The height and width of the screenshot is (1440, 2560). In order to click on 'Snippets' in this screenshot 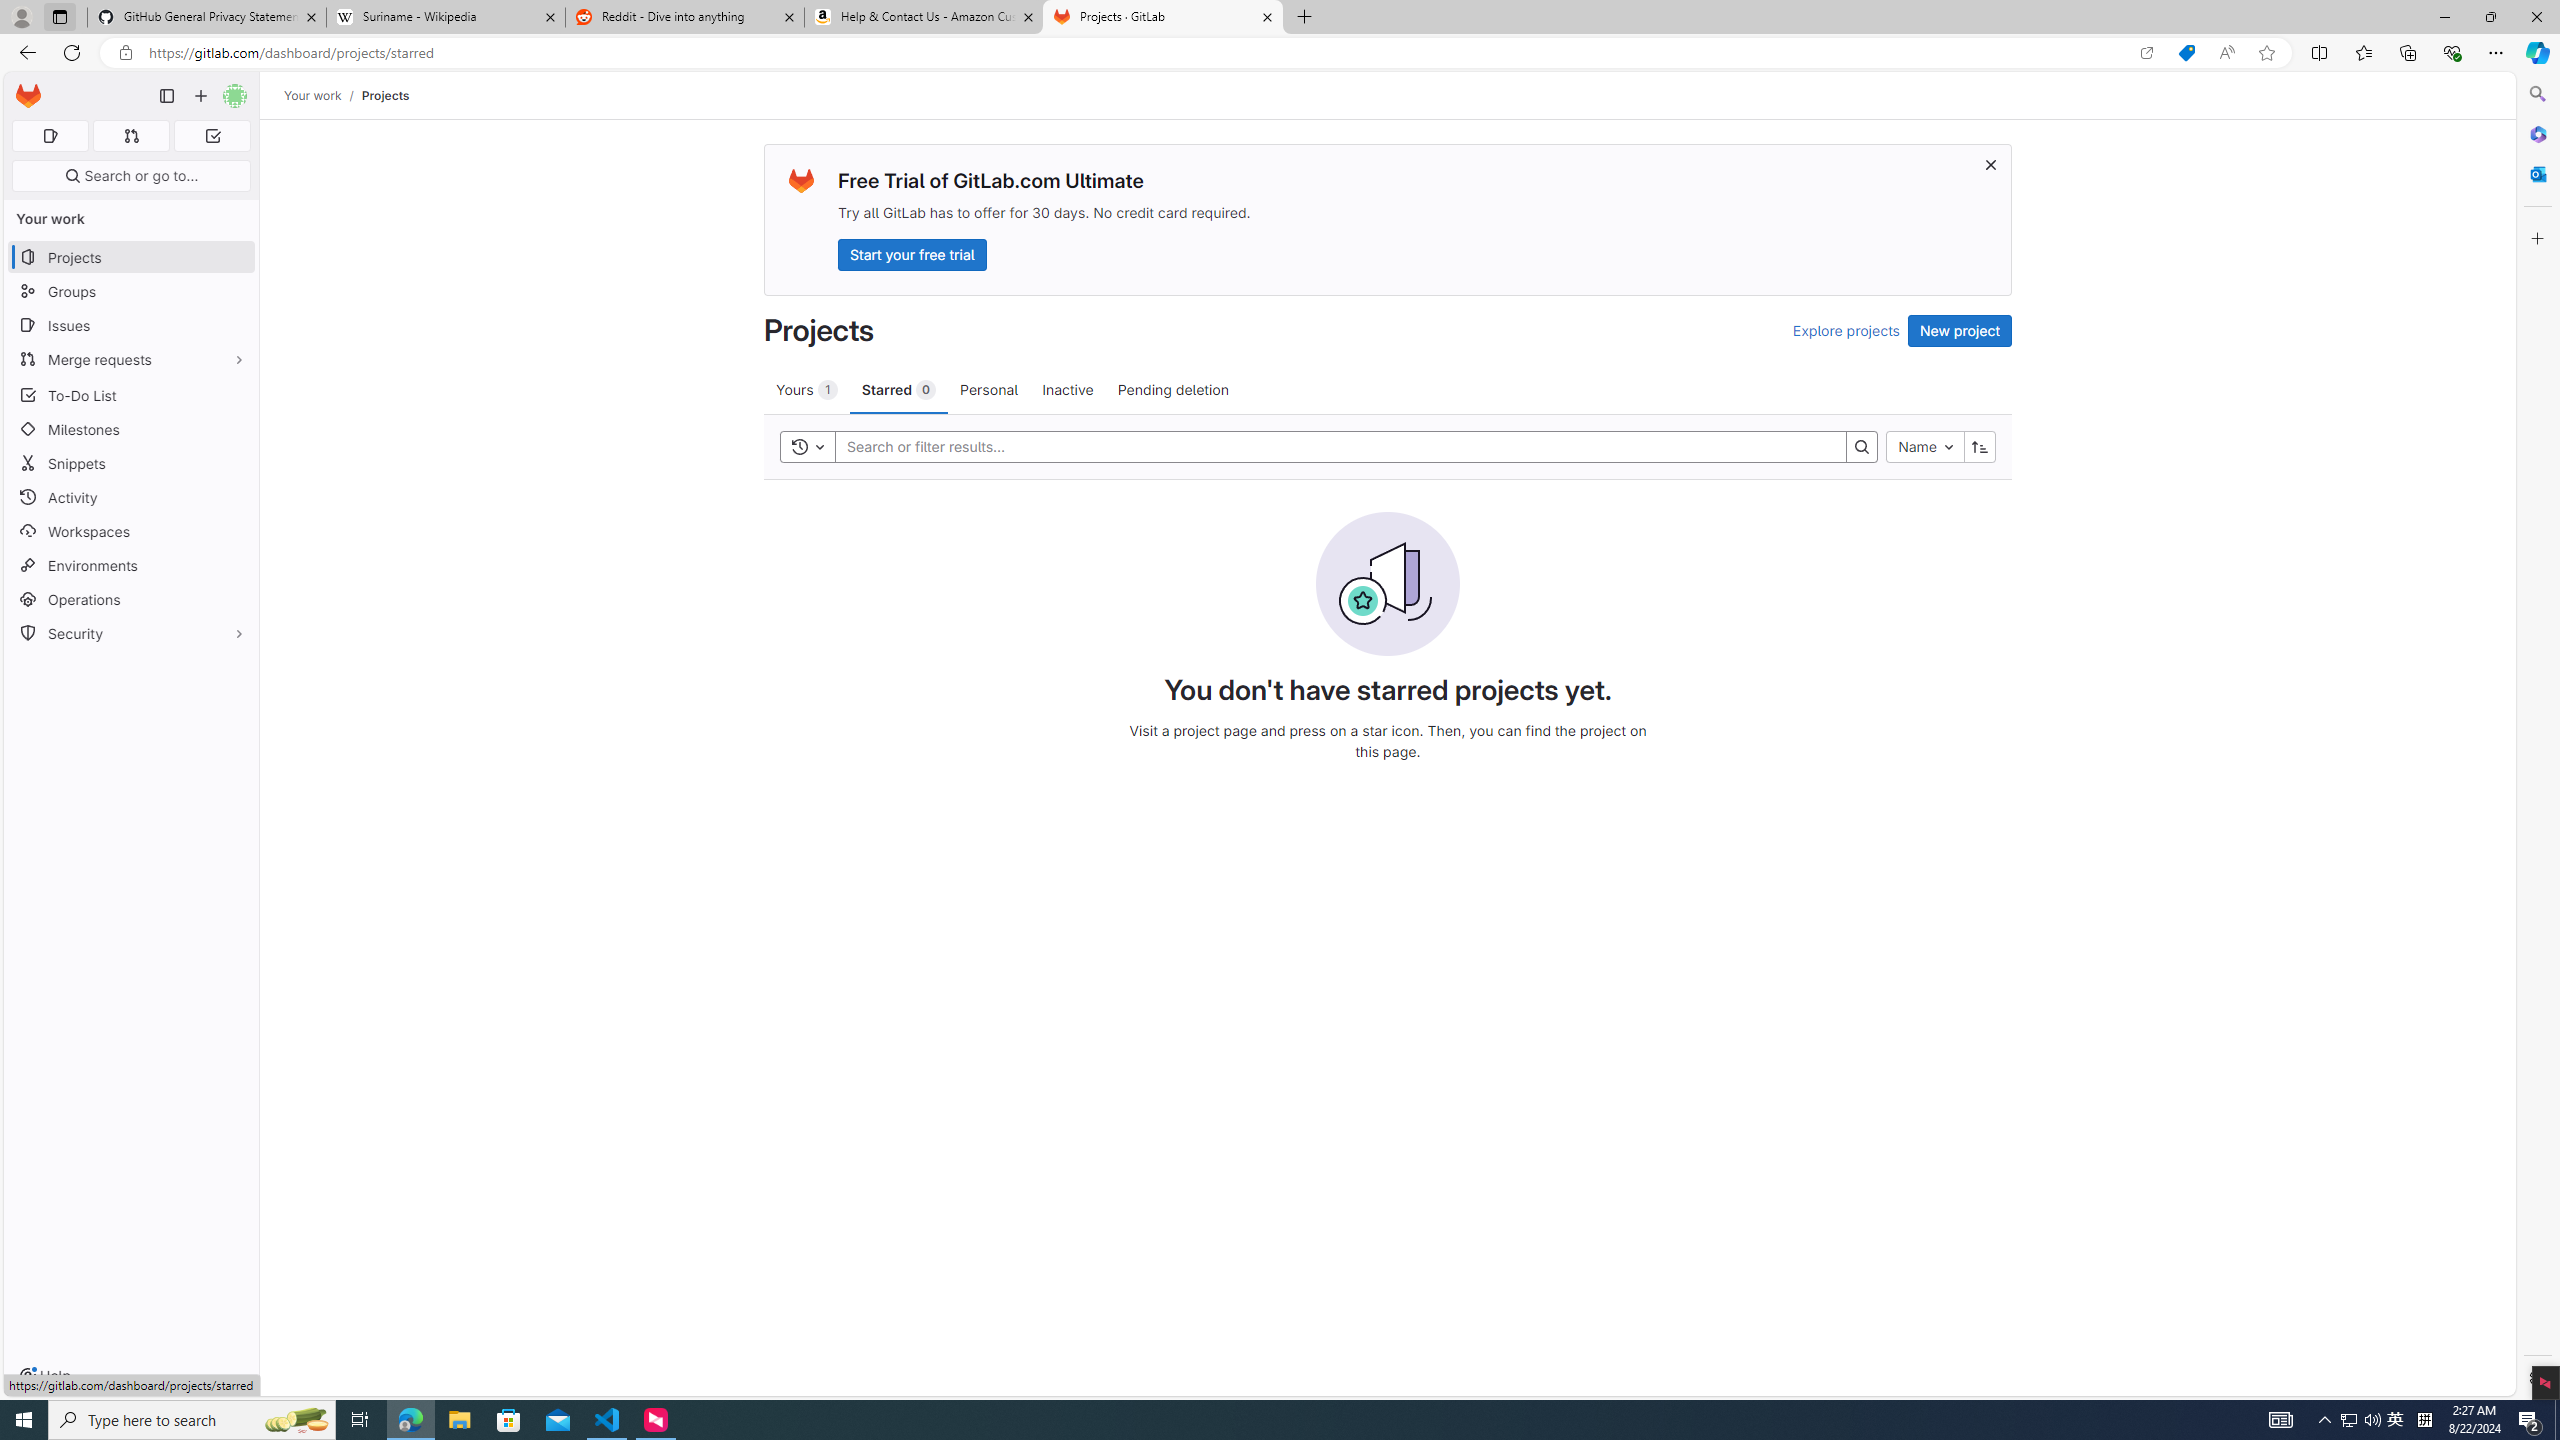, I will do `click(130, 462)`.